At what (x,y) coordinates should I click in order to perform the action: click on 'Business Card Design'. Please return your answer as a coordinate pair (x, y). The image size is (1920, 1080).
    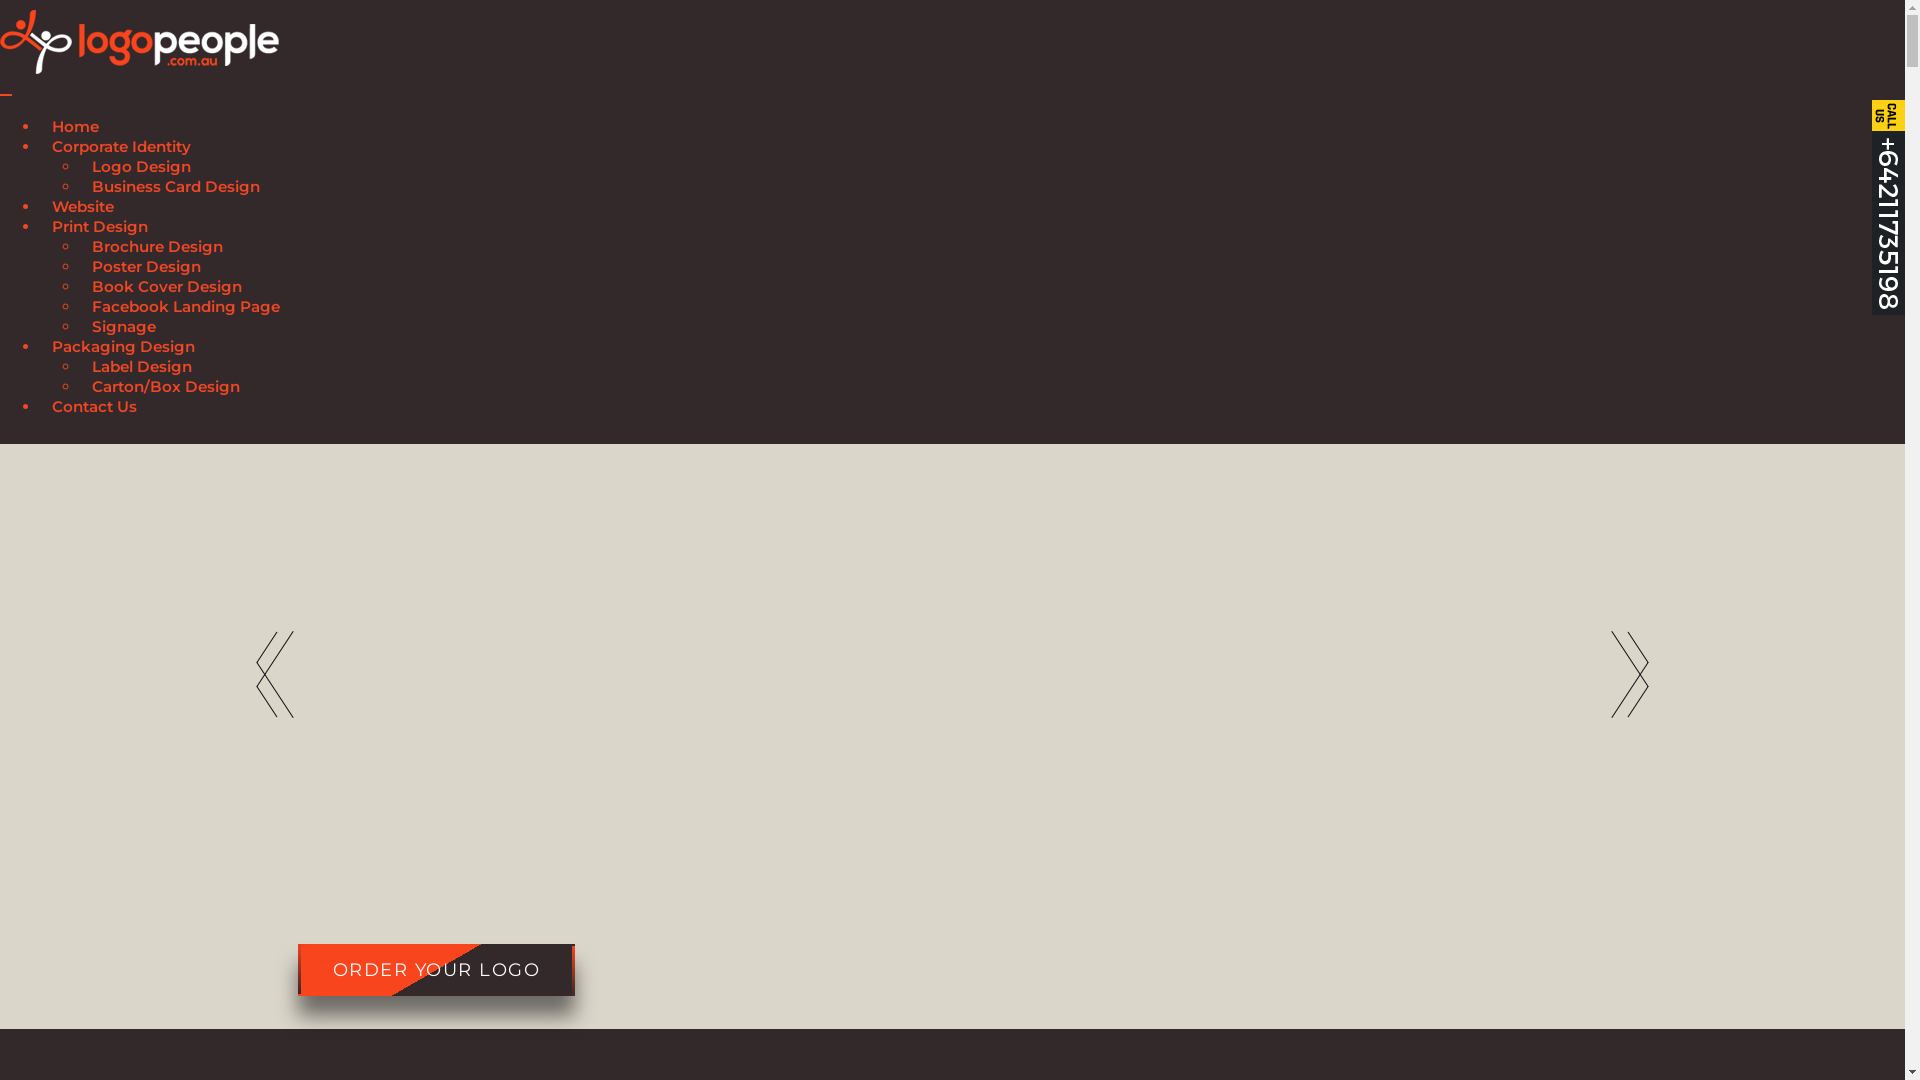
    Looking at the image, I should click on (176, 189).